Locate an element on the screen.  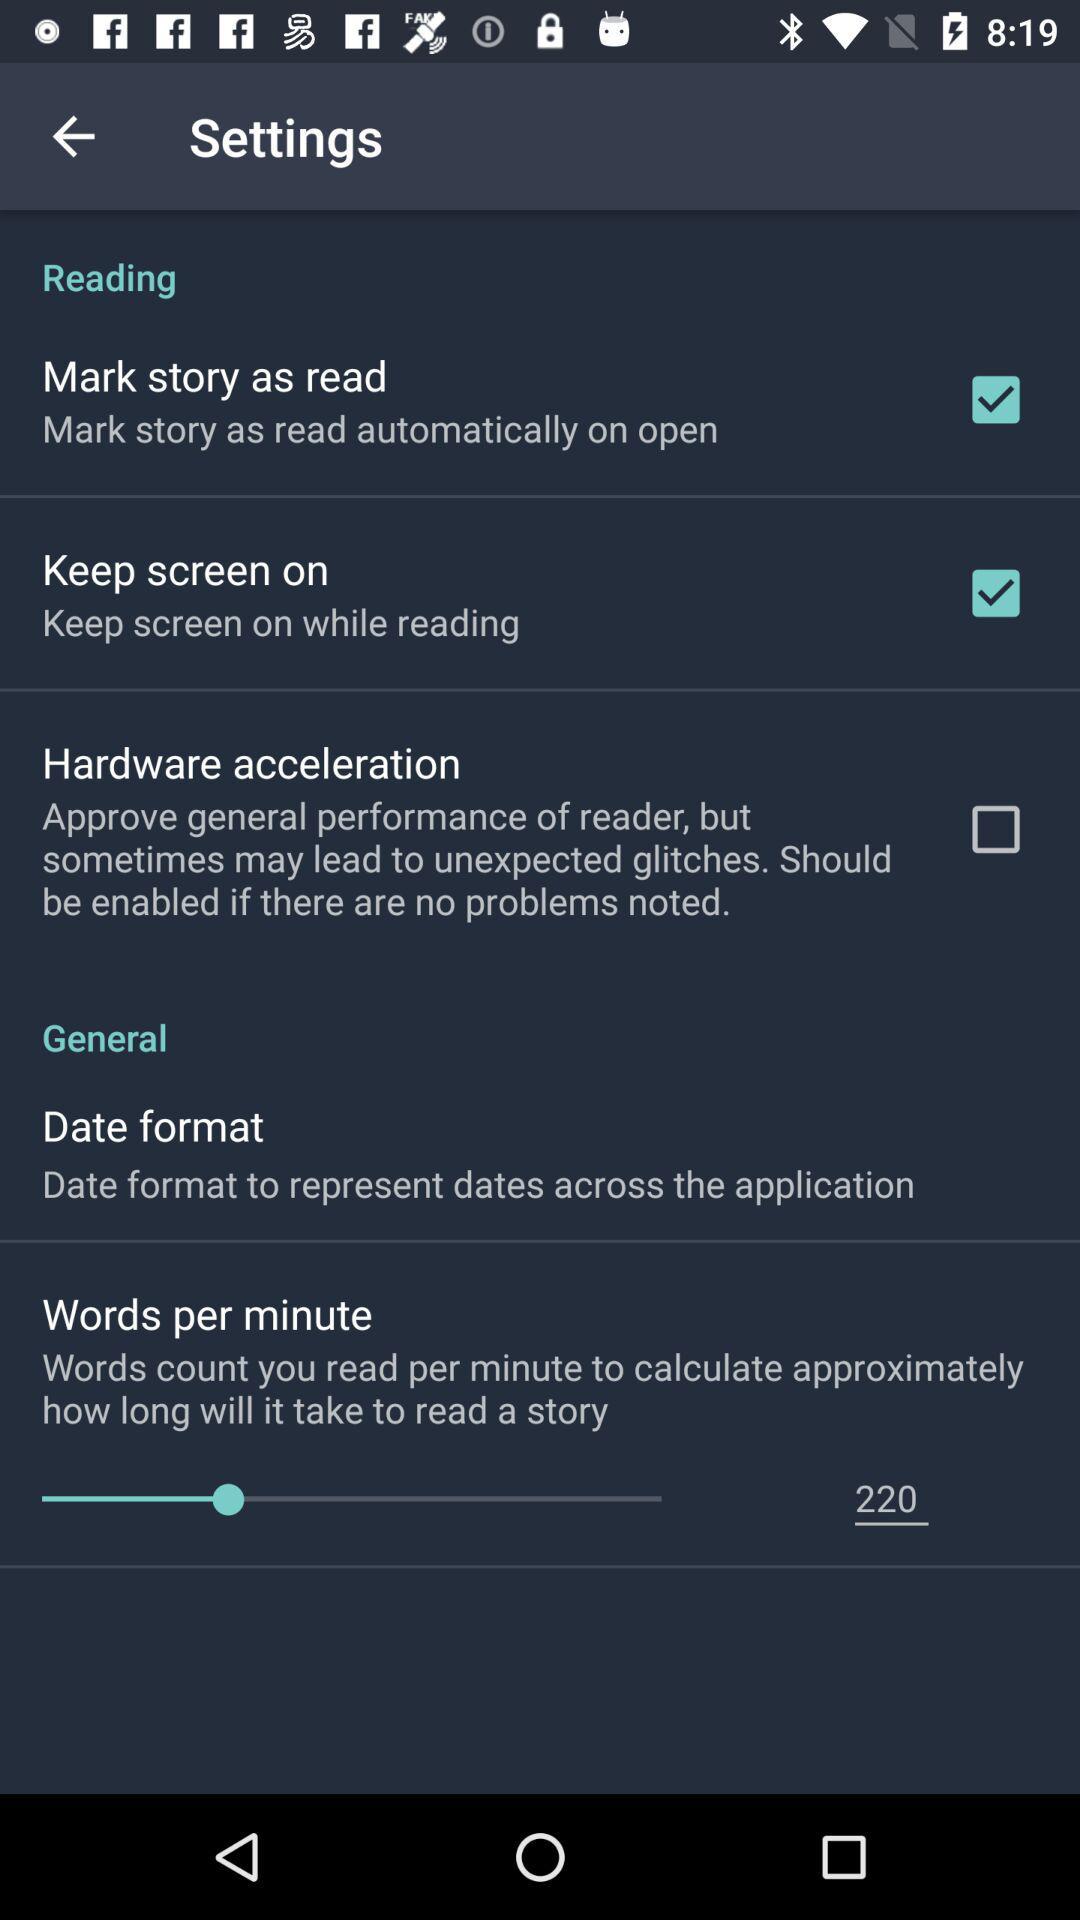
the words count you icon is located at coordinates (560, 1386).